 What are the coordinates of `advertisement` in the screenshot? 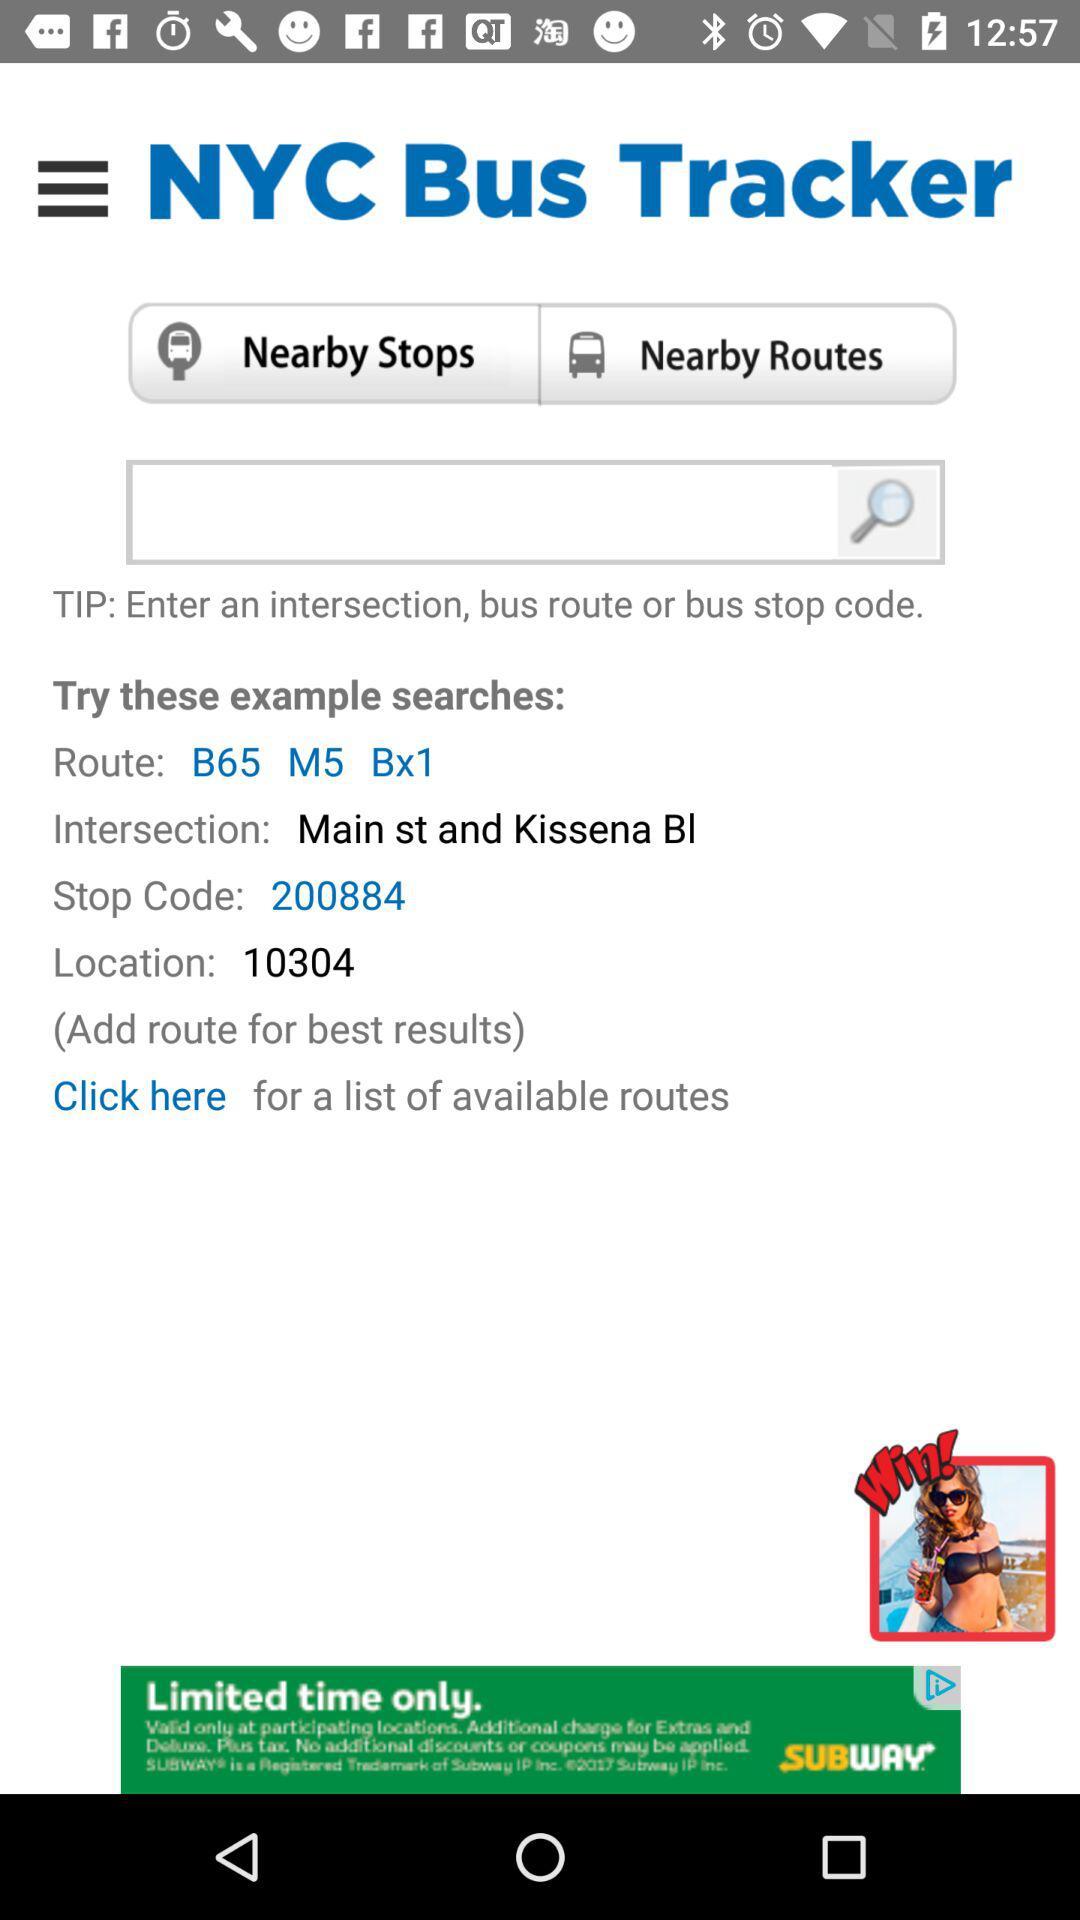 It's located at (960, 1543).